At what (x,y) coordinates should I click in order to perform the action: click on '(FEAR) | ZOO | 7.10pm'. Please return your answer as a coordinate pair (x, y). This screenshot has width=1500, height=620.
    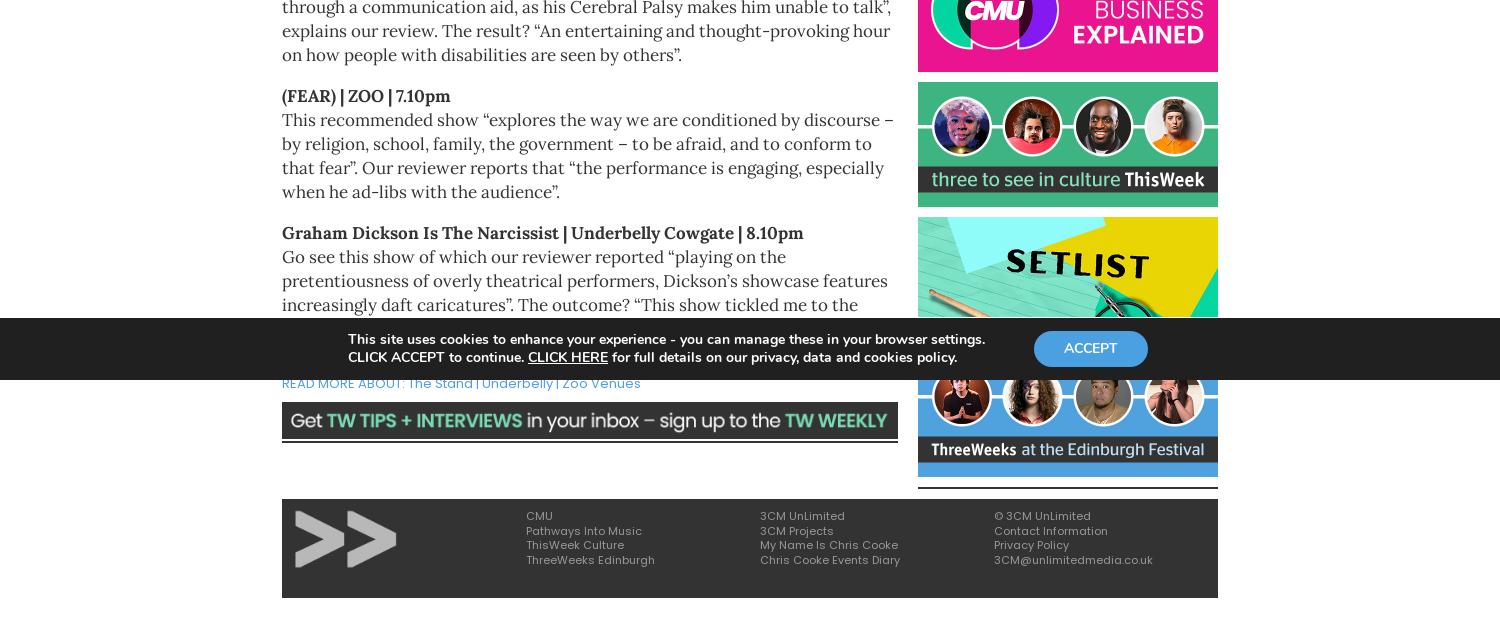
    Looking at the image, I should click on (365, 95).